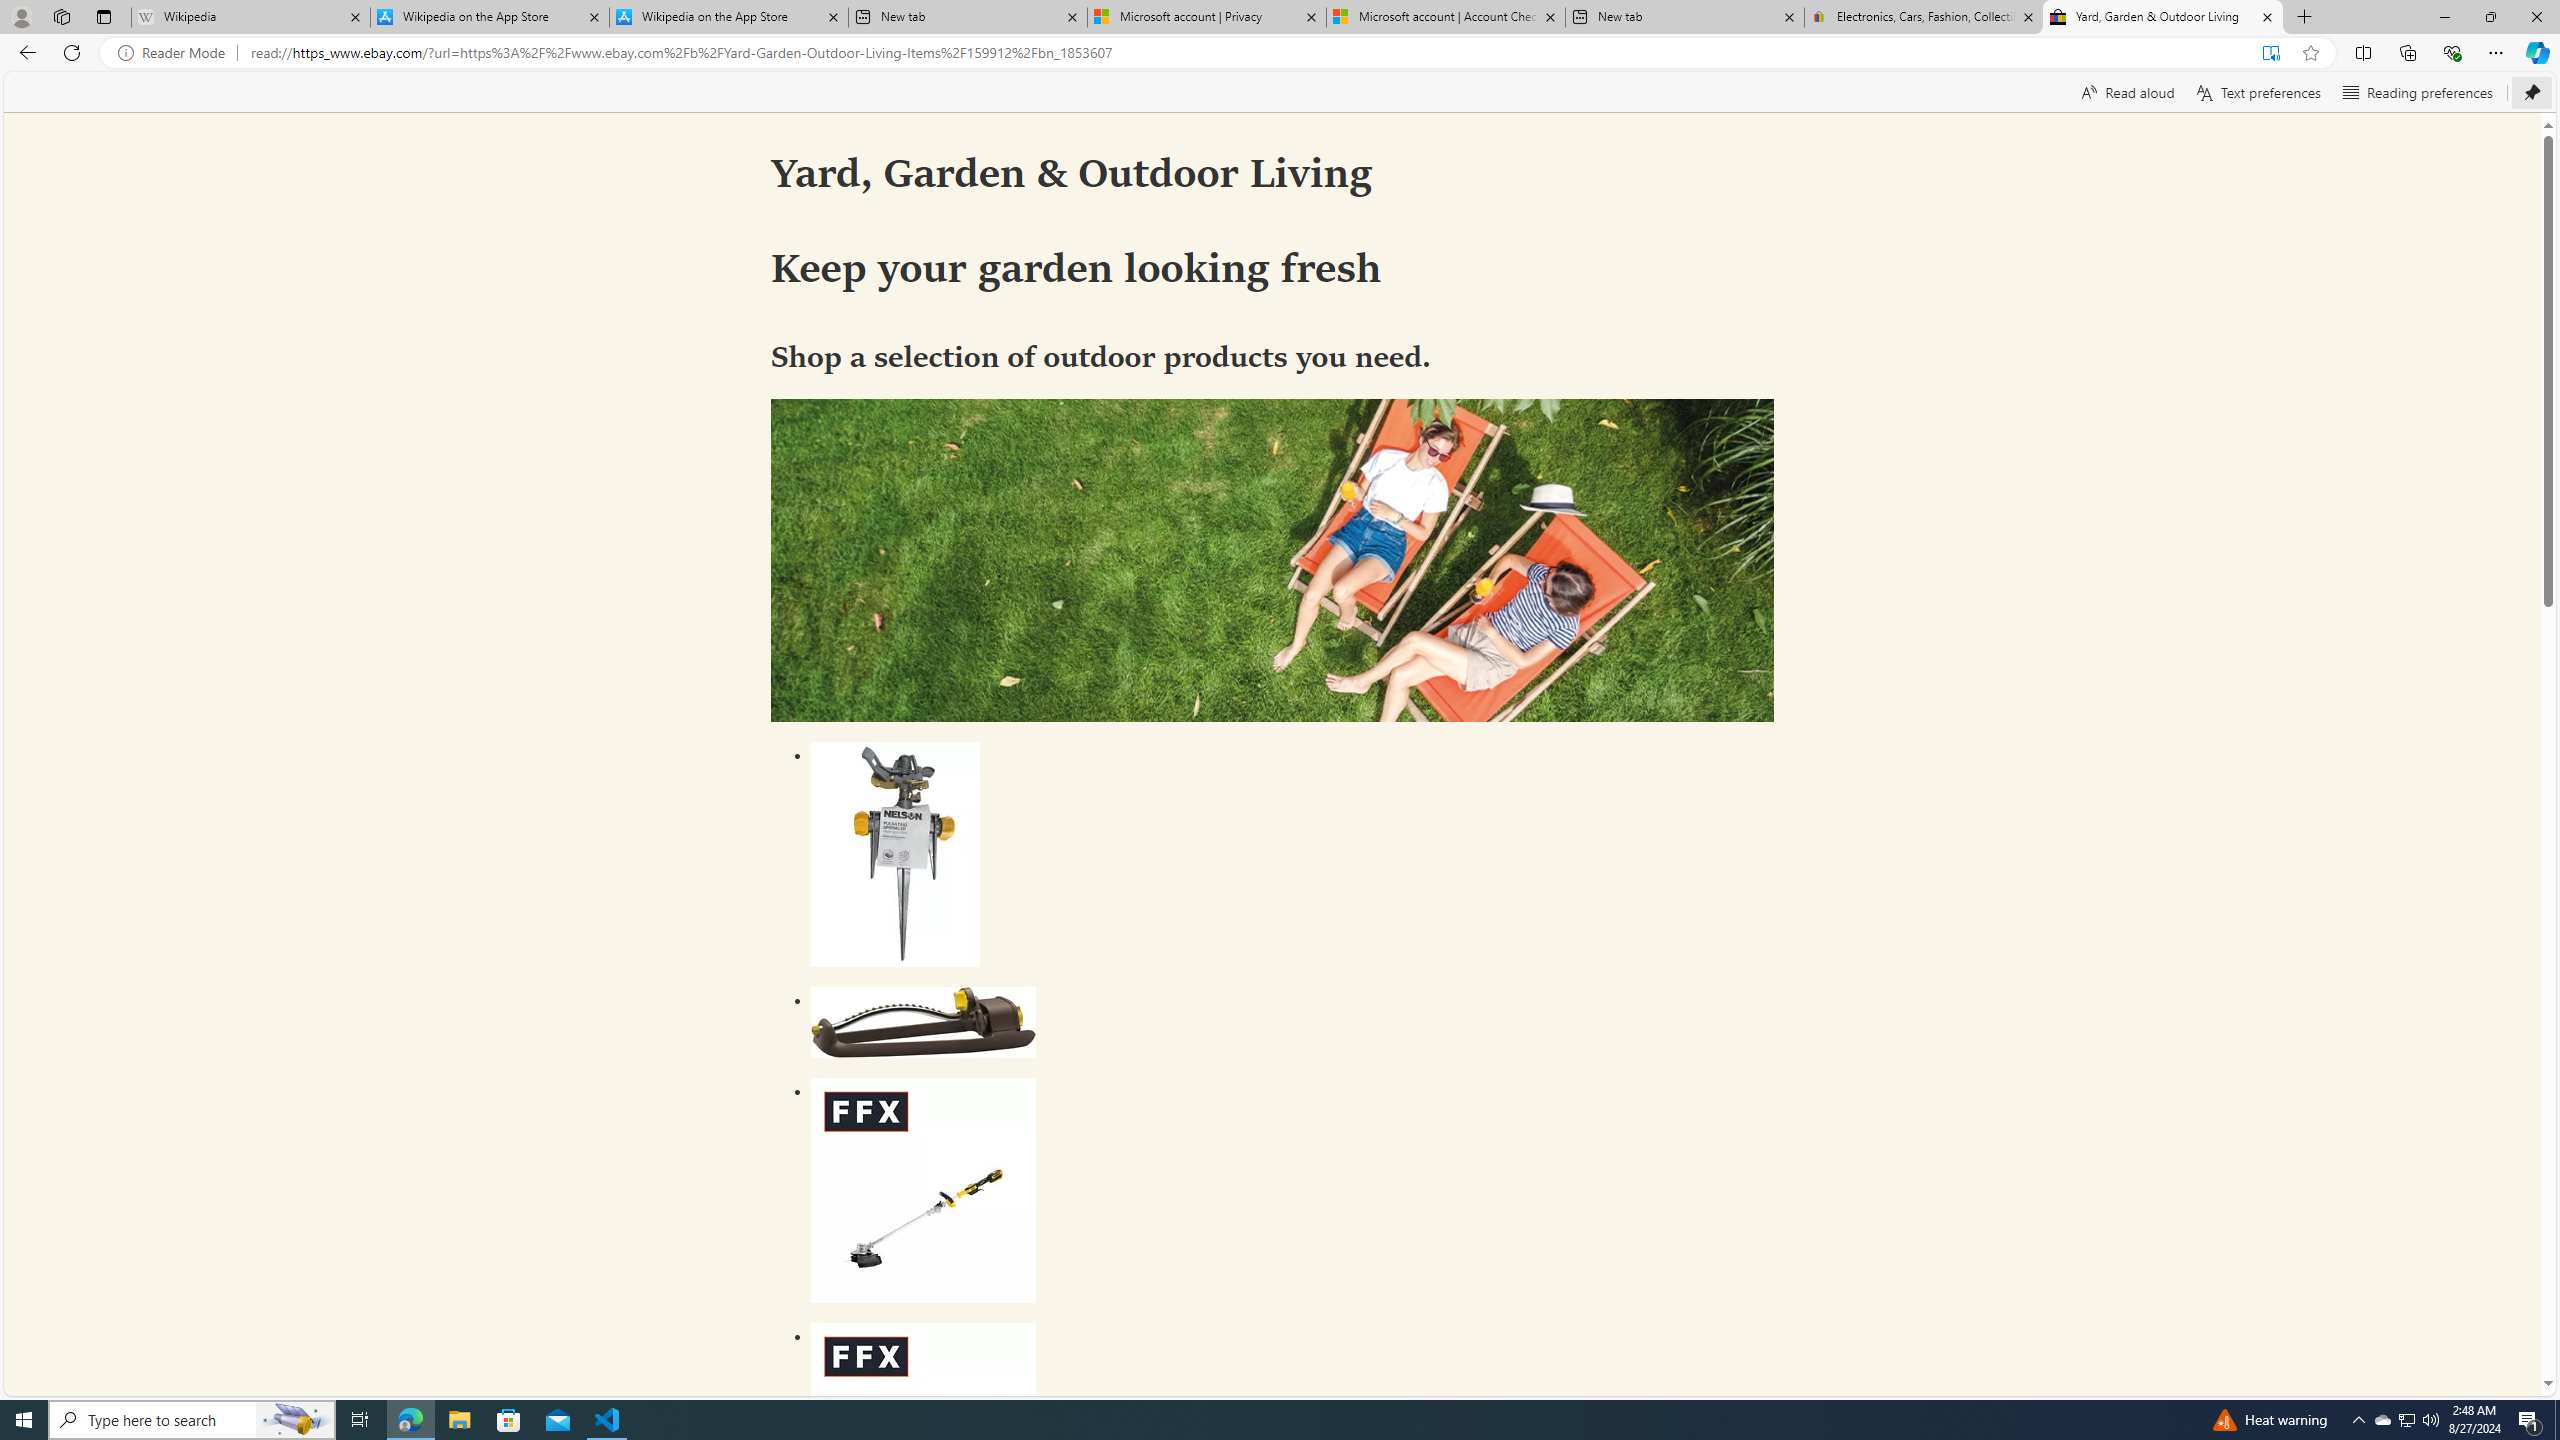  What do you see at coordinates (2127, 91) in the screenshot?
I see `'Read aloud'` at bounding box center [2127, 91].